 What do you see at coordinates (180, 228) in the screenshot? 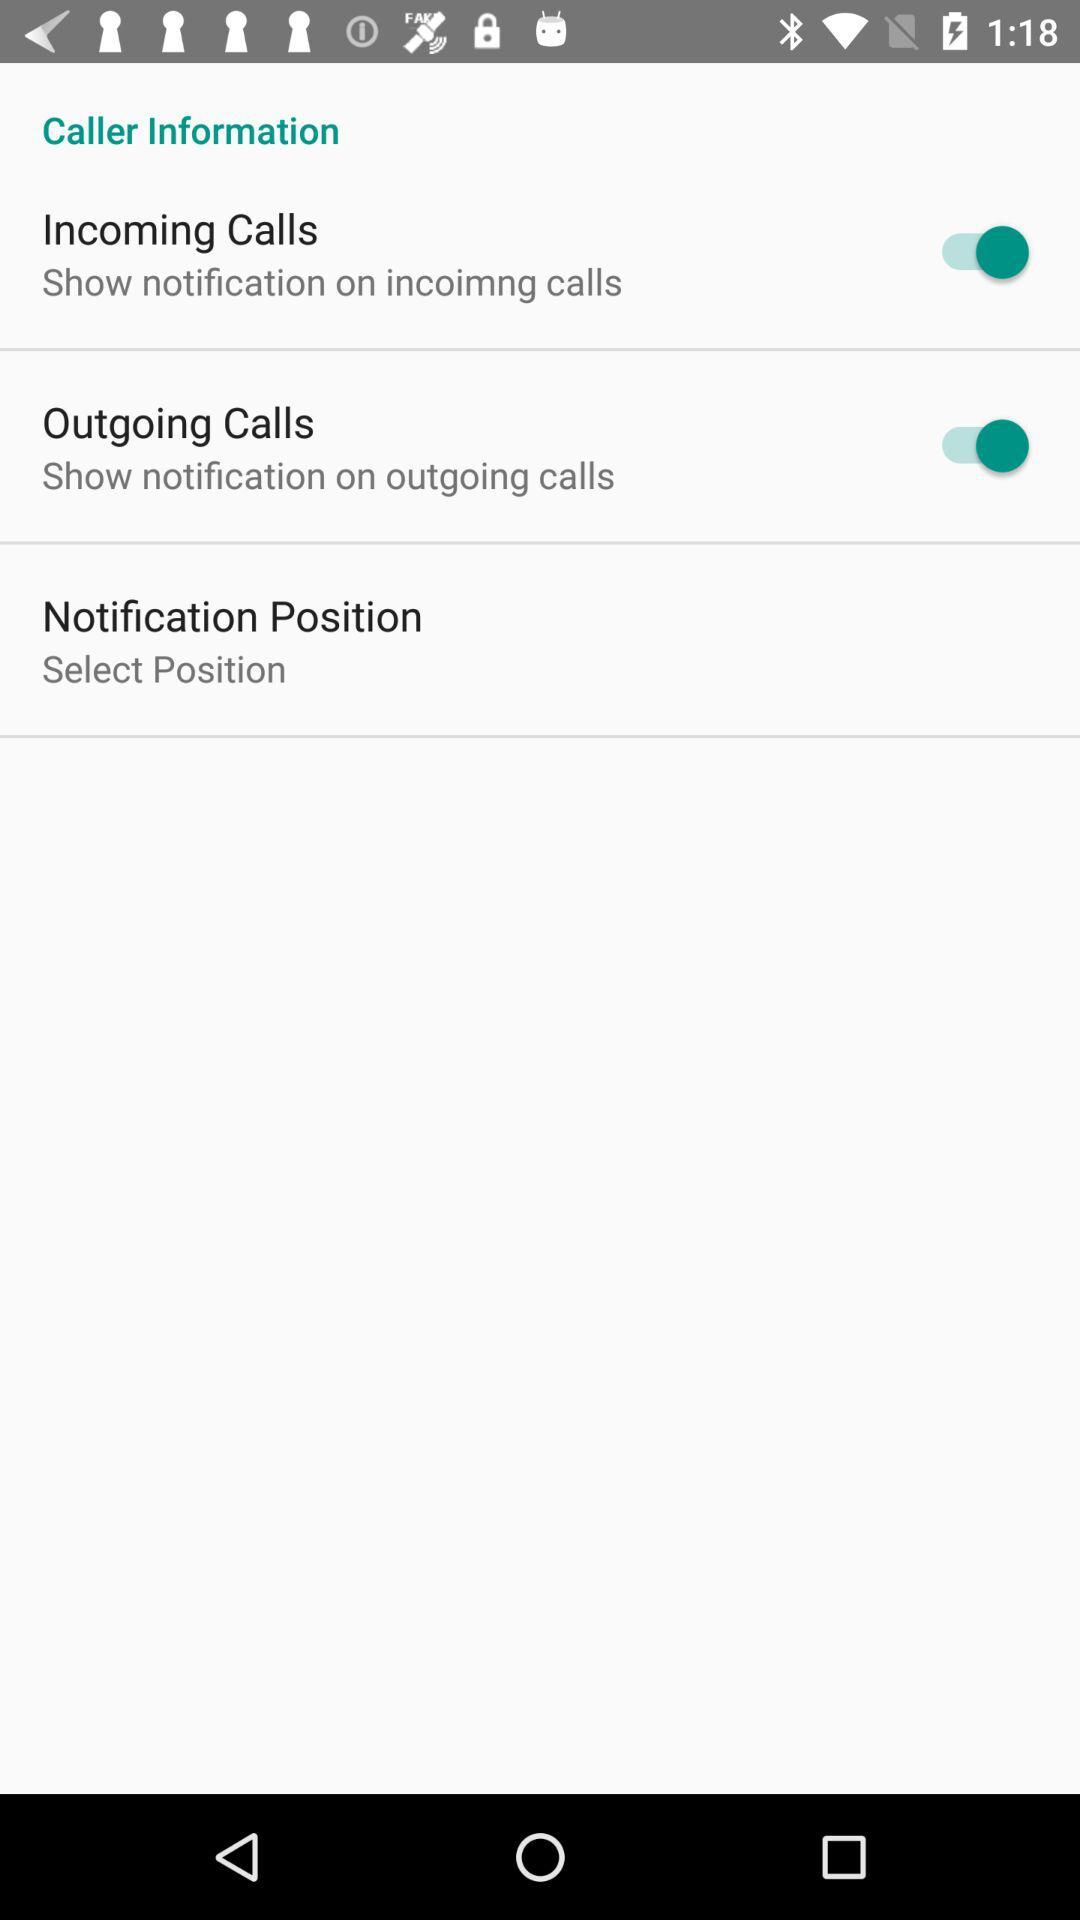
I see `the icon above the show notification on item` at bounding box center [180, 228].